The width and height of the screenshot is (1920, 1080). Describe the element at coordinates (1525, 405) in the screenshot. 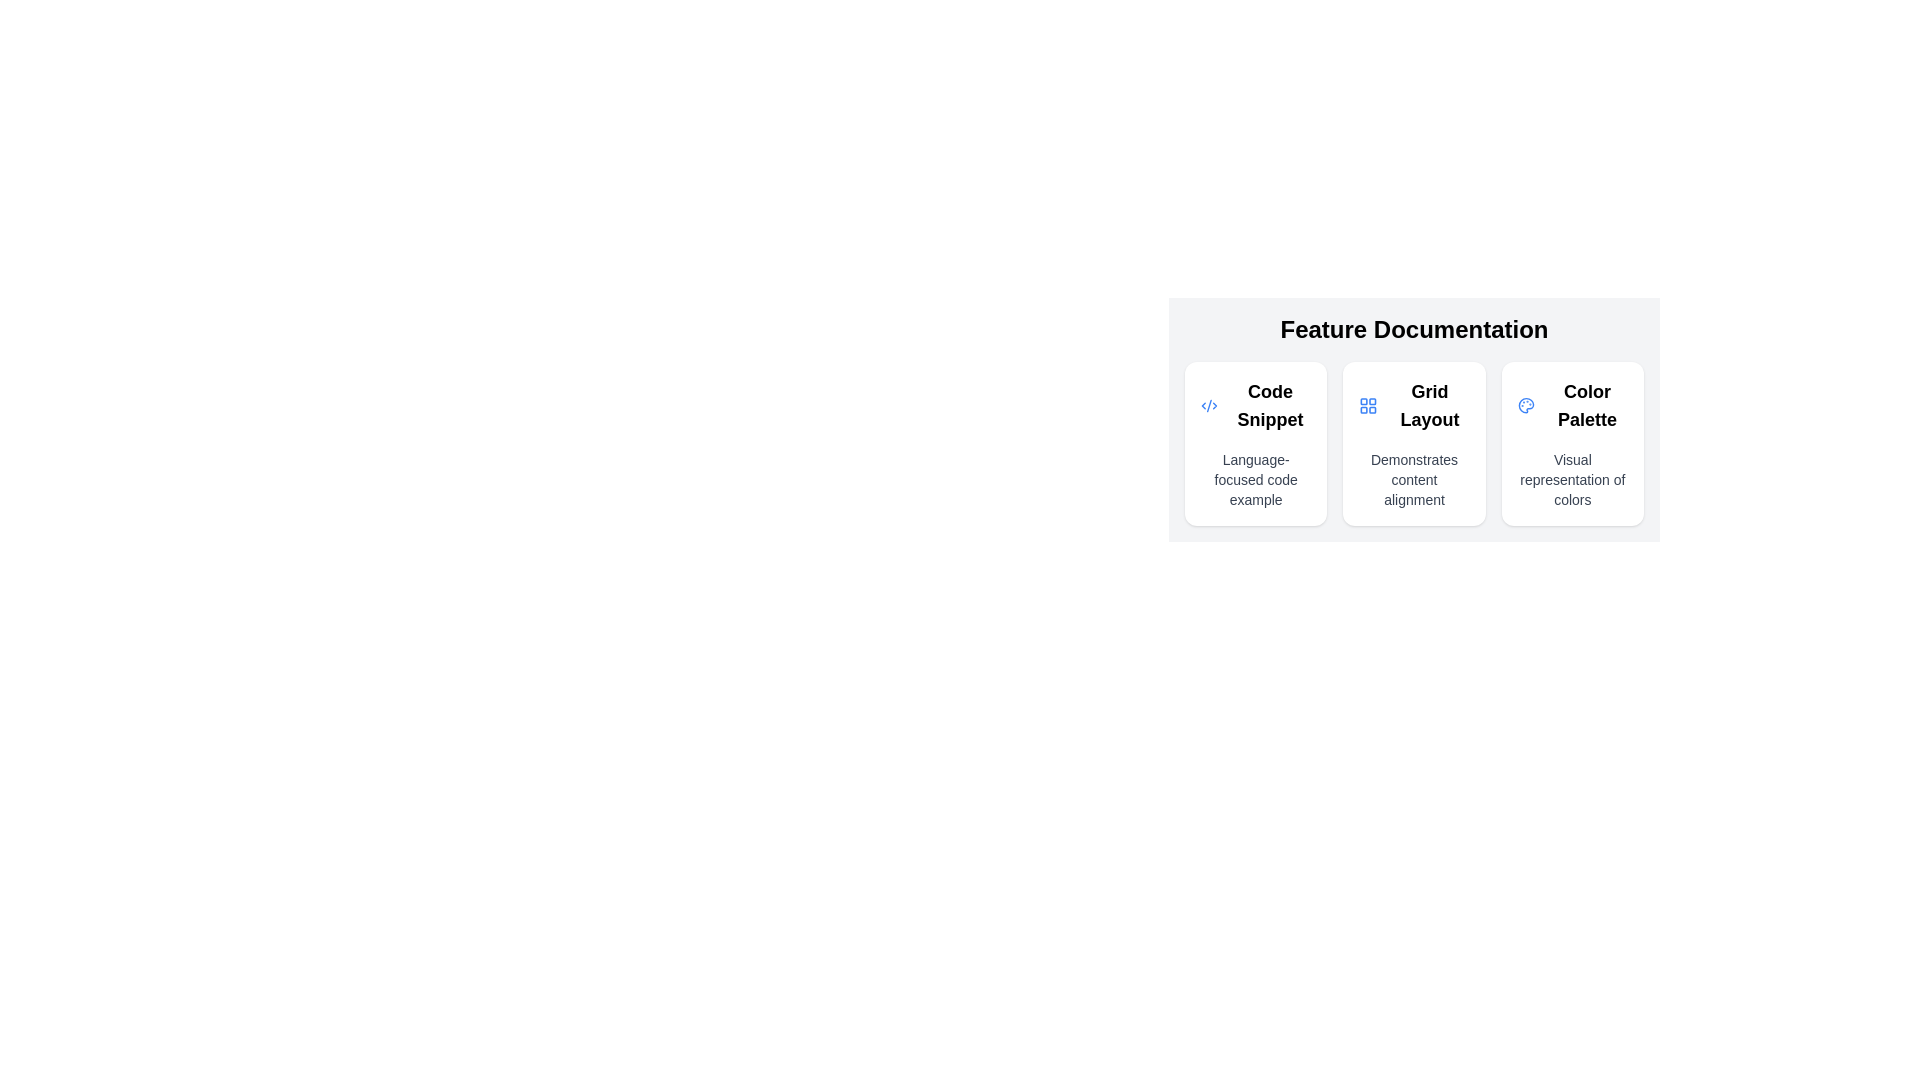

I see `the color palette icon, which is an oval-shaped SVG with circular indentations representing paint wells, located in the 'Color Palette' section of the 'Feature Documentation'` at that location.